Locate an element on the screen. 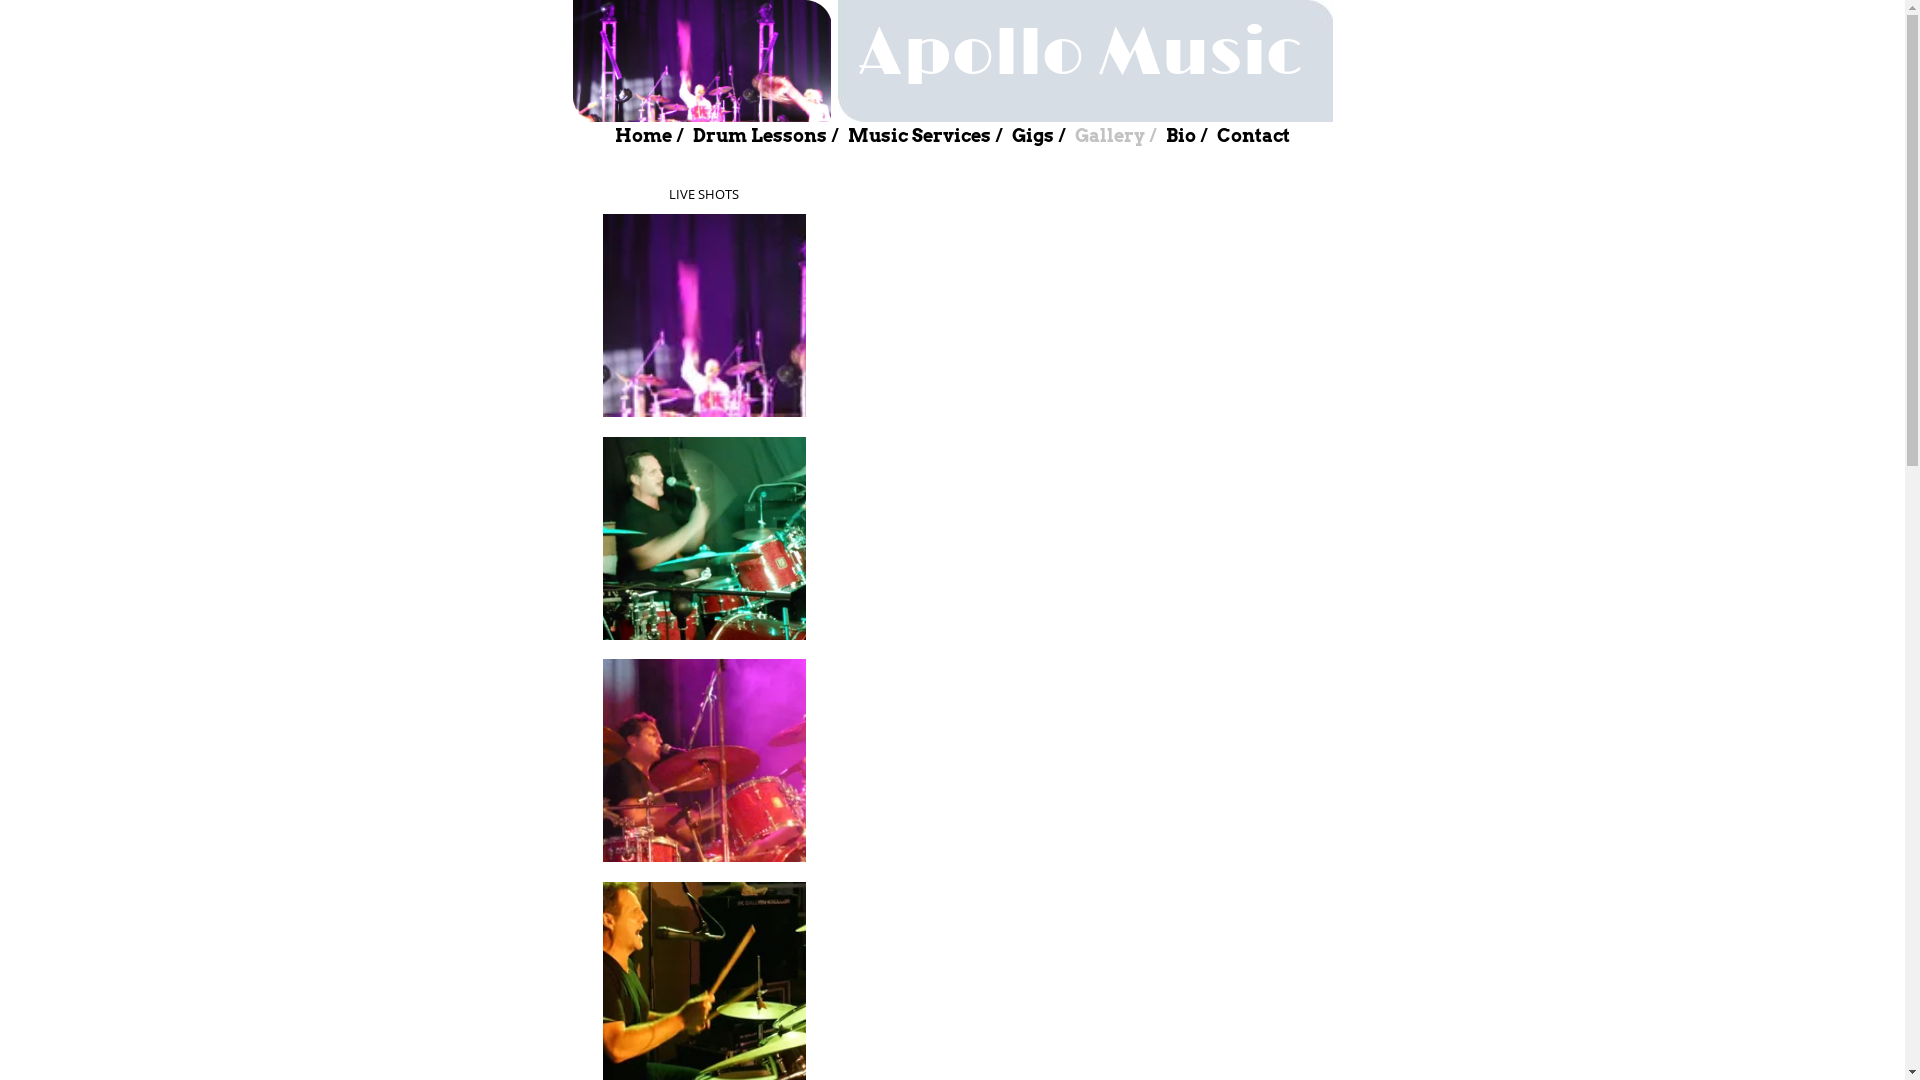 This screenshot has height=1080, width=1920. 'Bio /' is located at coordinates (1186, 135).